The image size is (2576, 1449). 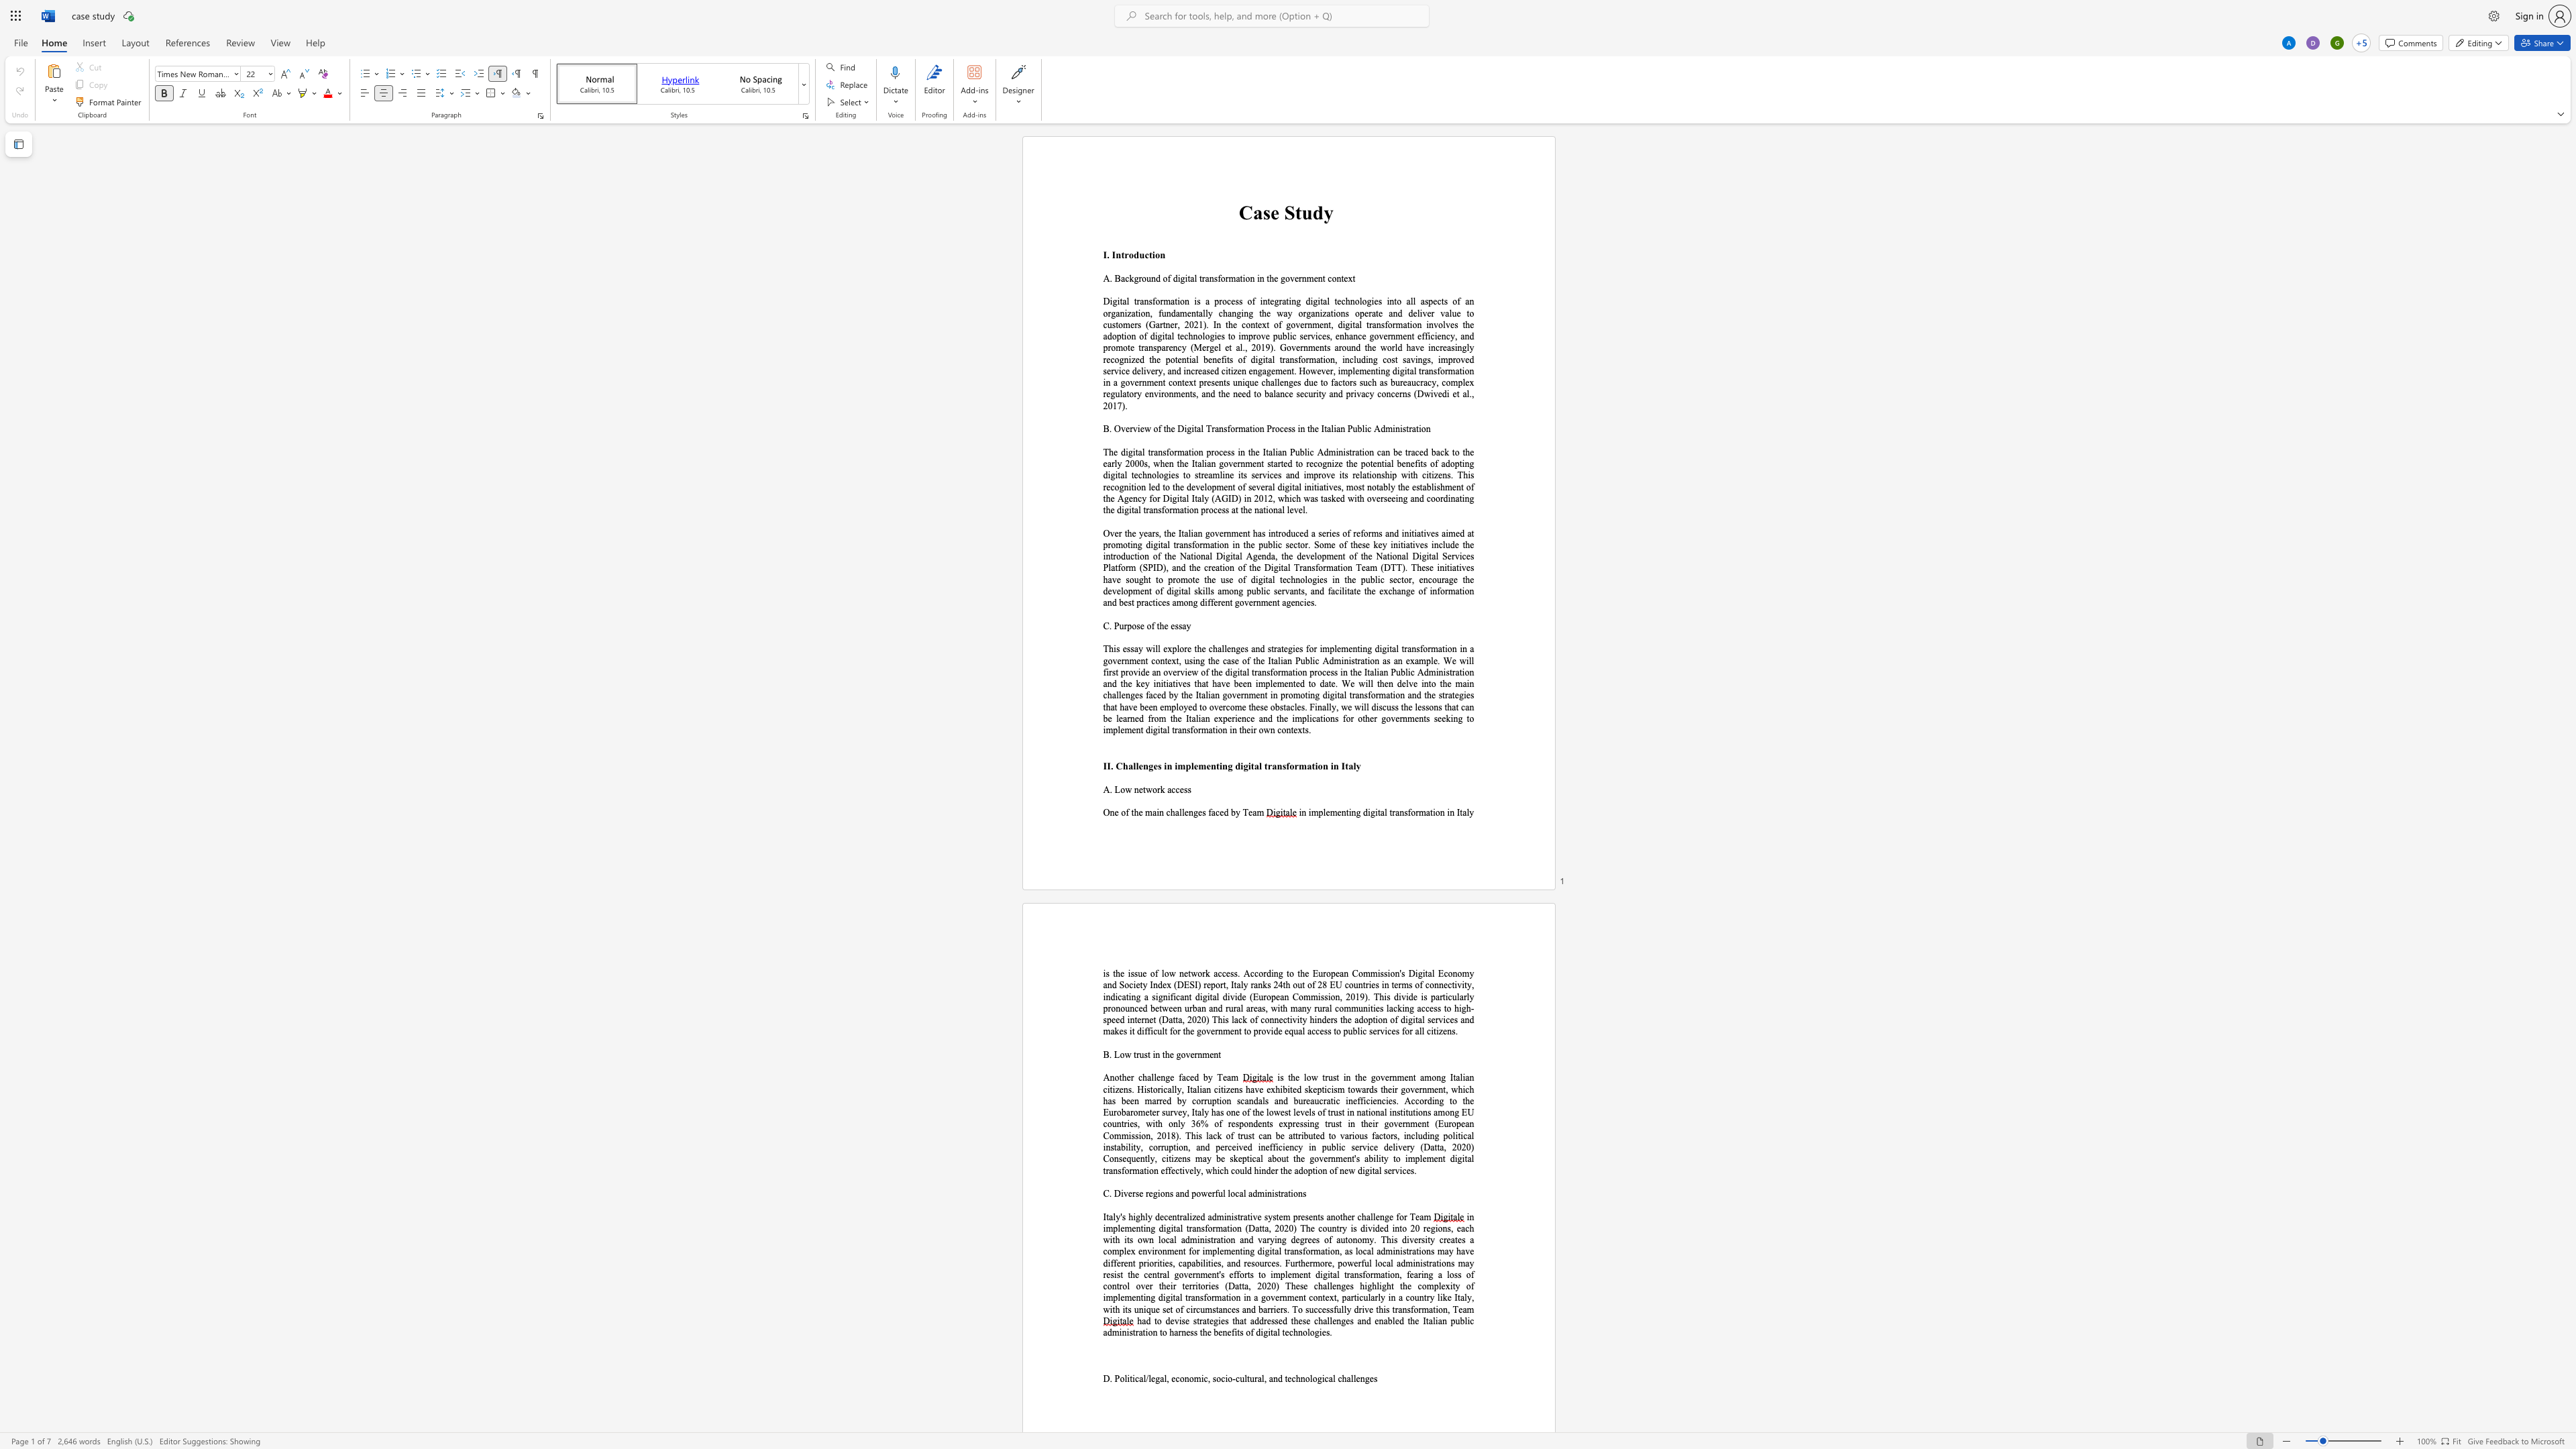 I want to click on the space between the continuous character "c" and "t" in the text, so click(x=1148, y=255).